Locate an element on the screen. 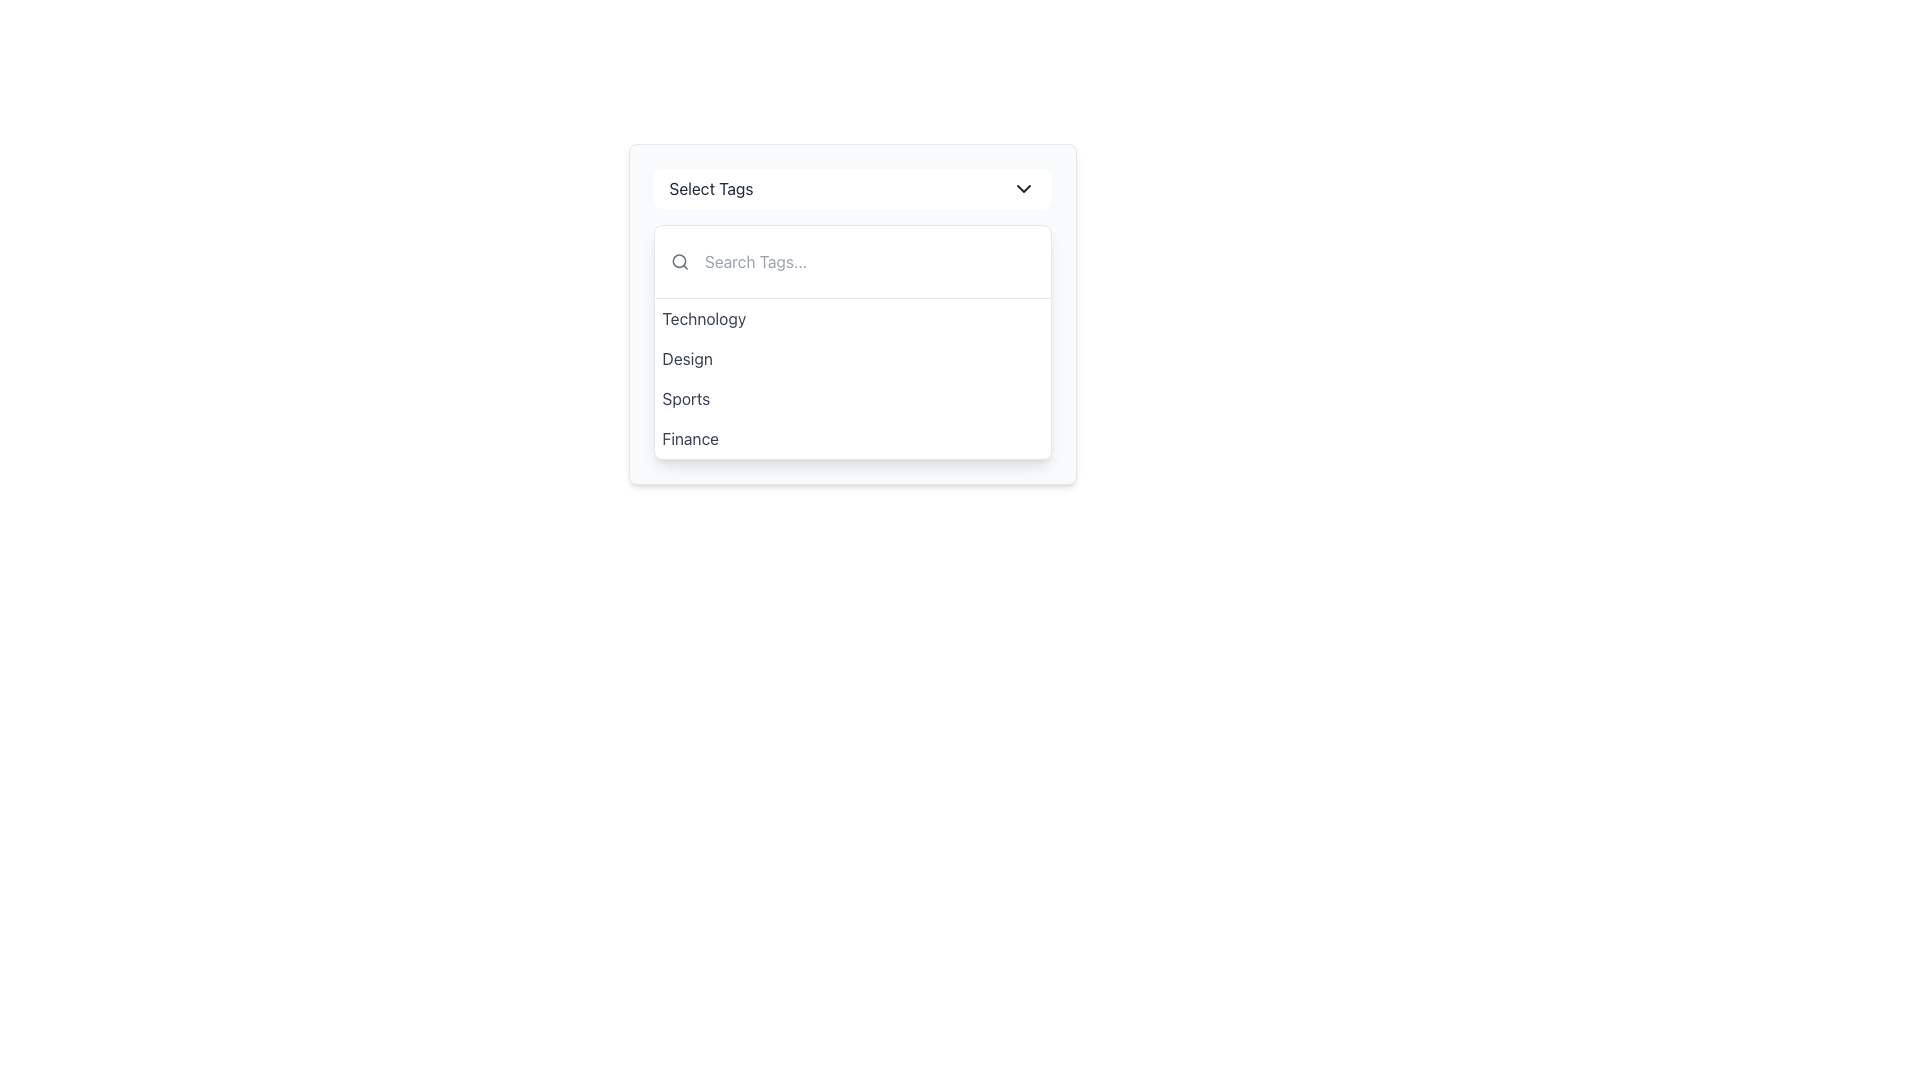  the 'Design' tag in the dropdown menu to trigger the hover effect is located at coordinates (852, 357).